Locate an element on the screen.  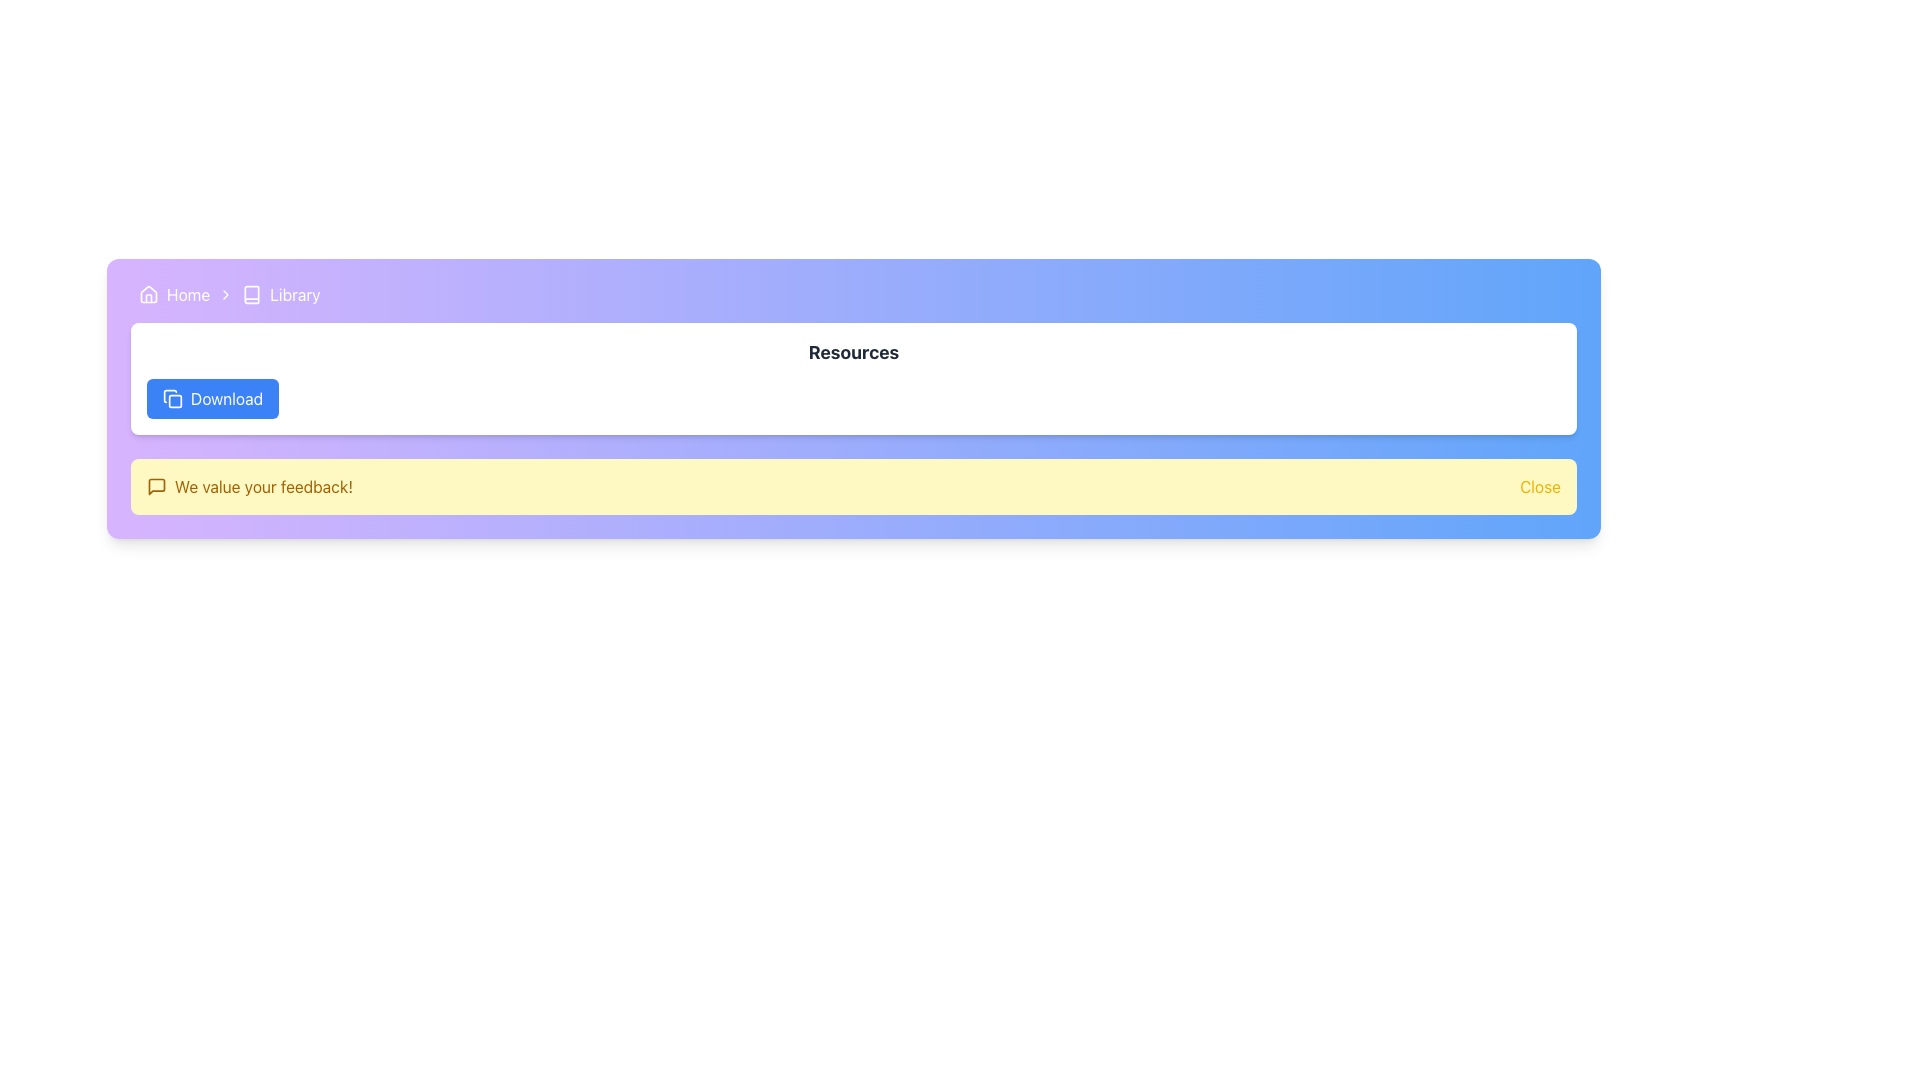
the open book icon located to the left of the text 'Library' in the breadcrumb navigation bar is located at coordinates (251, 294).